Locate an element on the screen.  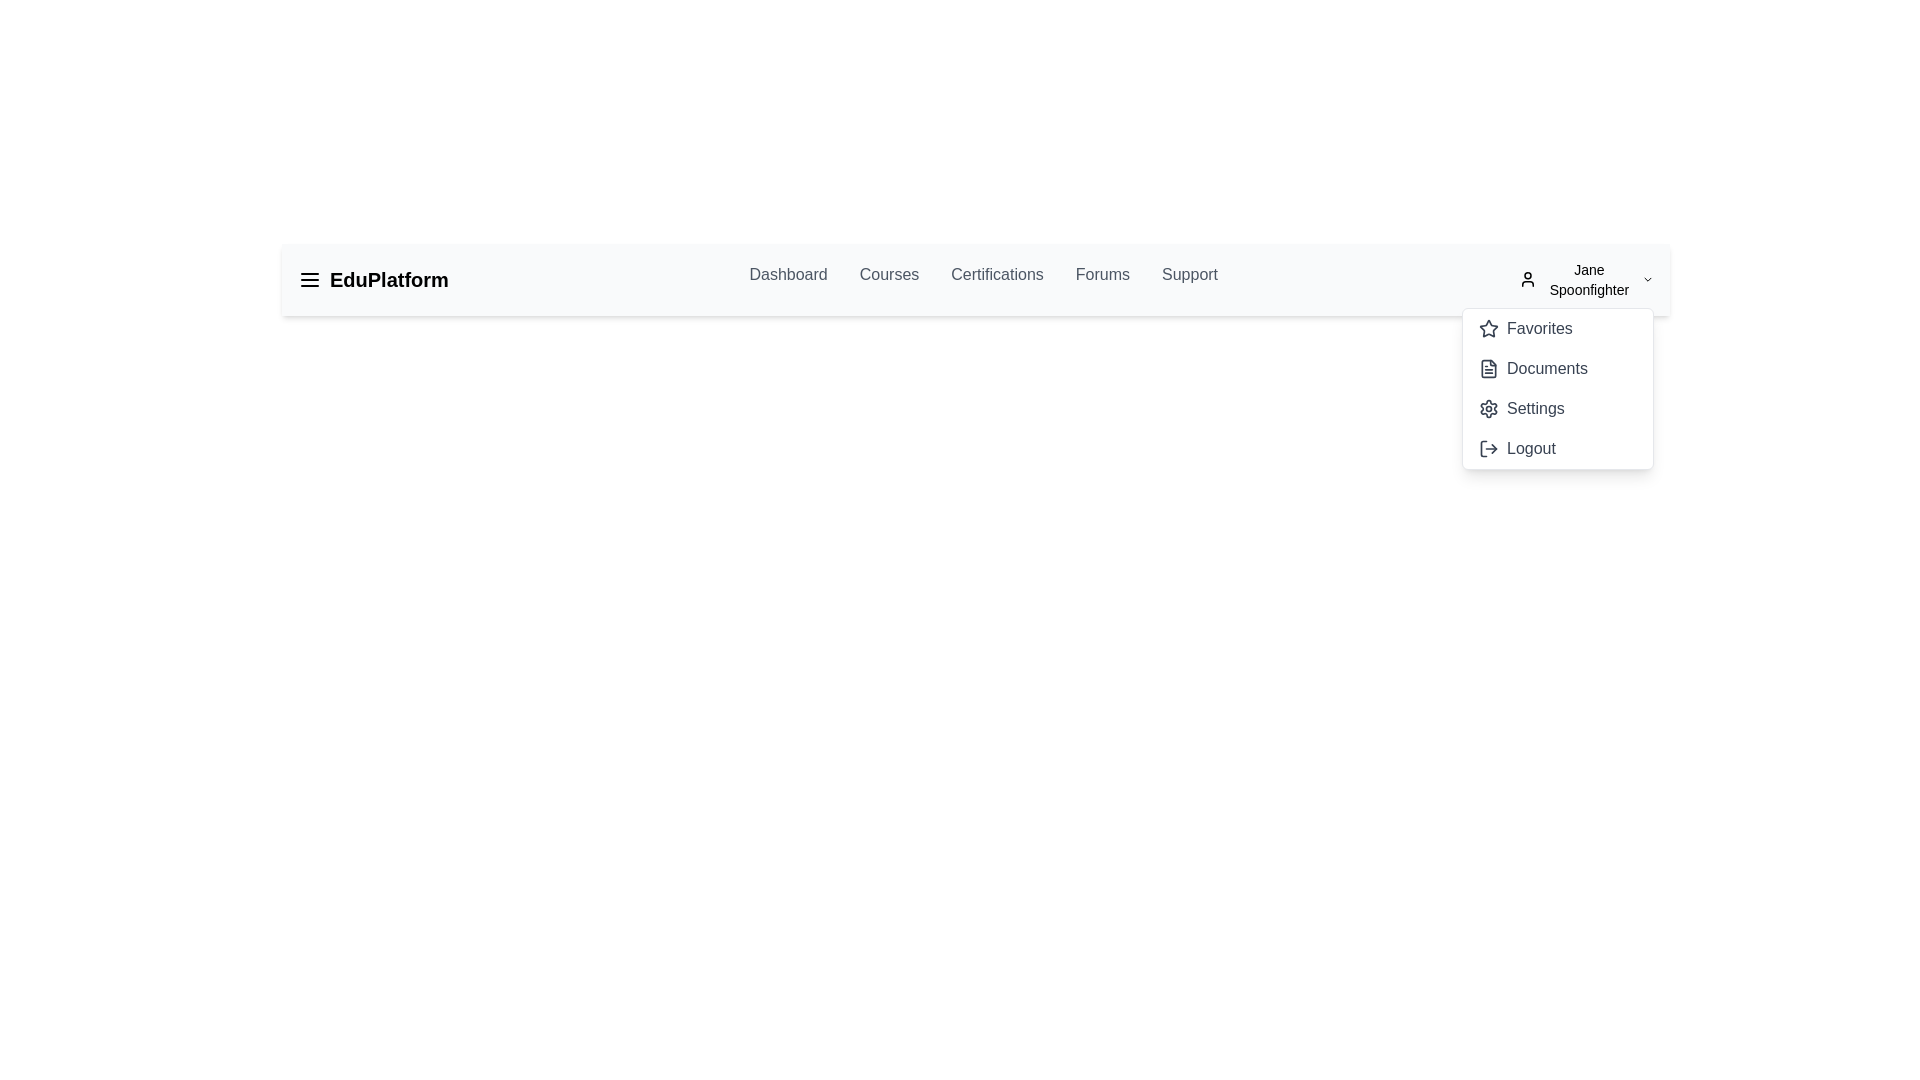
the 'Favorites' icon located in the dropdown menu of the user profile section at the top-right corner to initiate navigation to favorite items is located at coordinates (1488, 327).